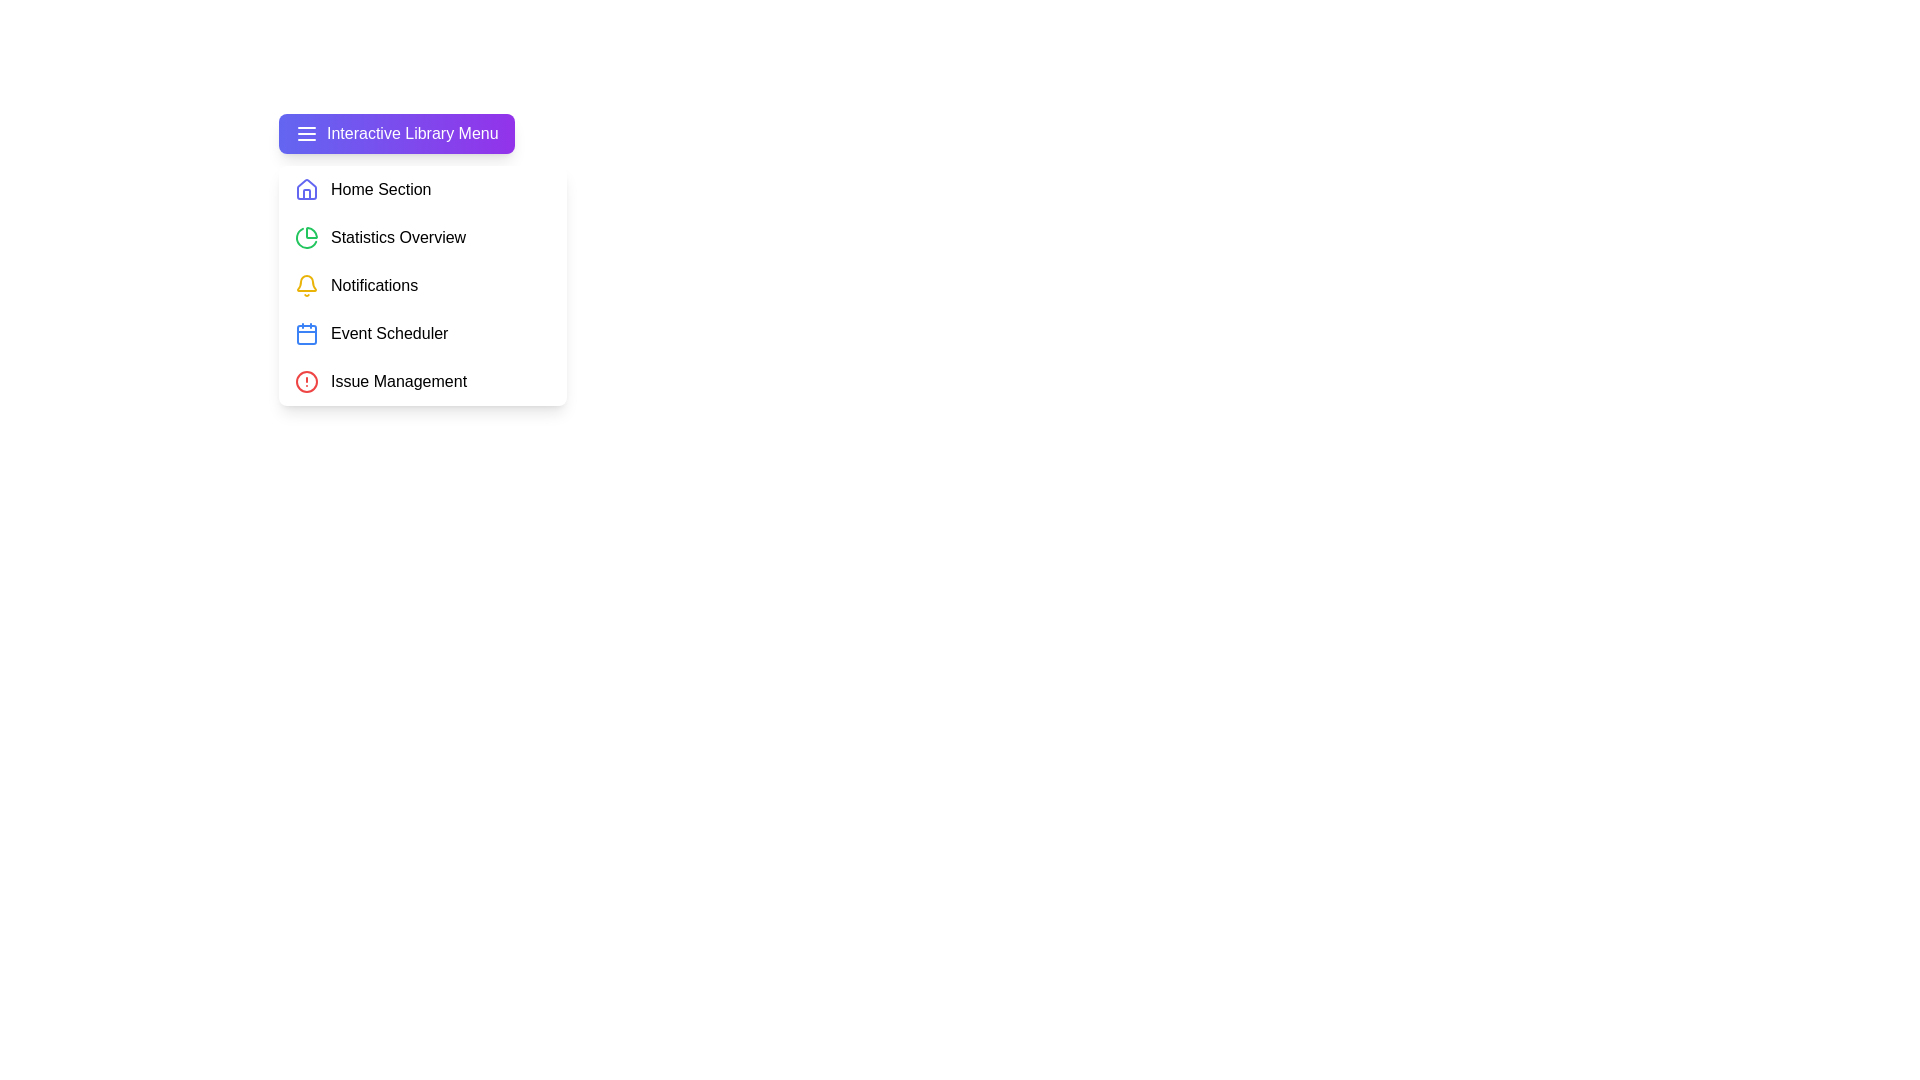 This screenshot has height=1080, width=1920. I want to click on the menu item Statistics Overview from the LibraryMenu, so click(421, 237).